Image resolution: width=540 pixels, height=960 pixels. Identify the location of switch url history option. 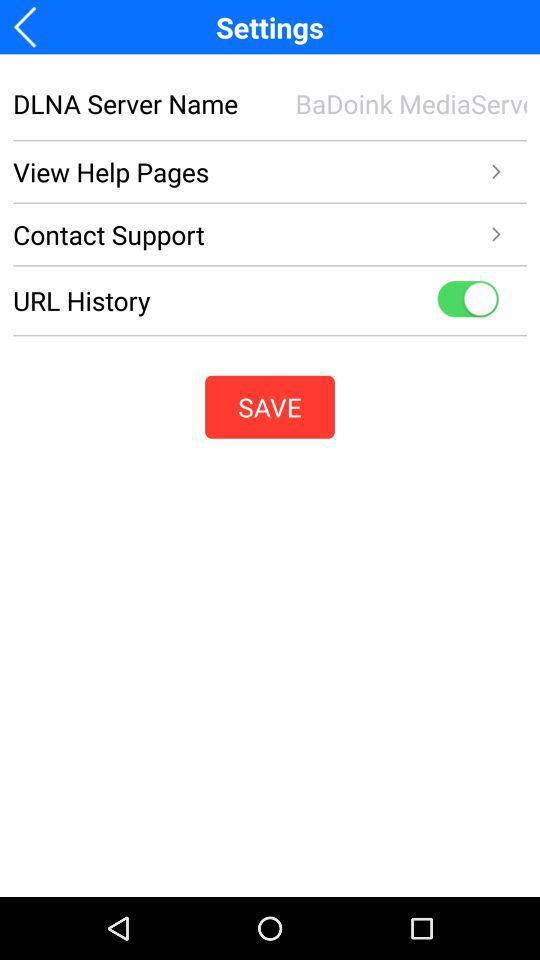
(467, 299).